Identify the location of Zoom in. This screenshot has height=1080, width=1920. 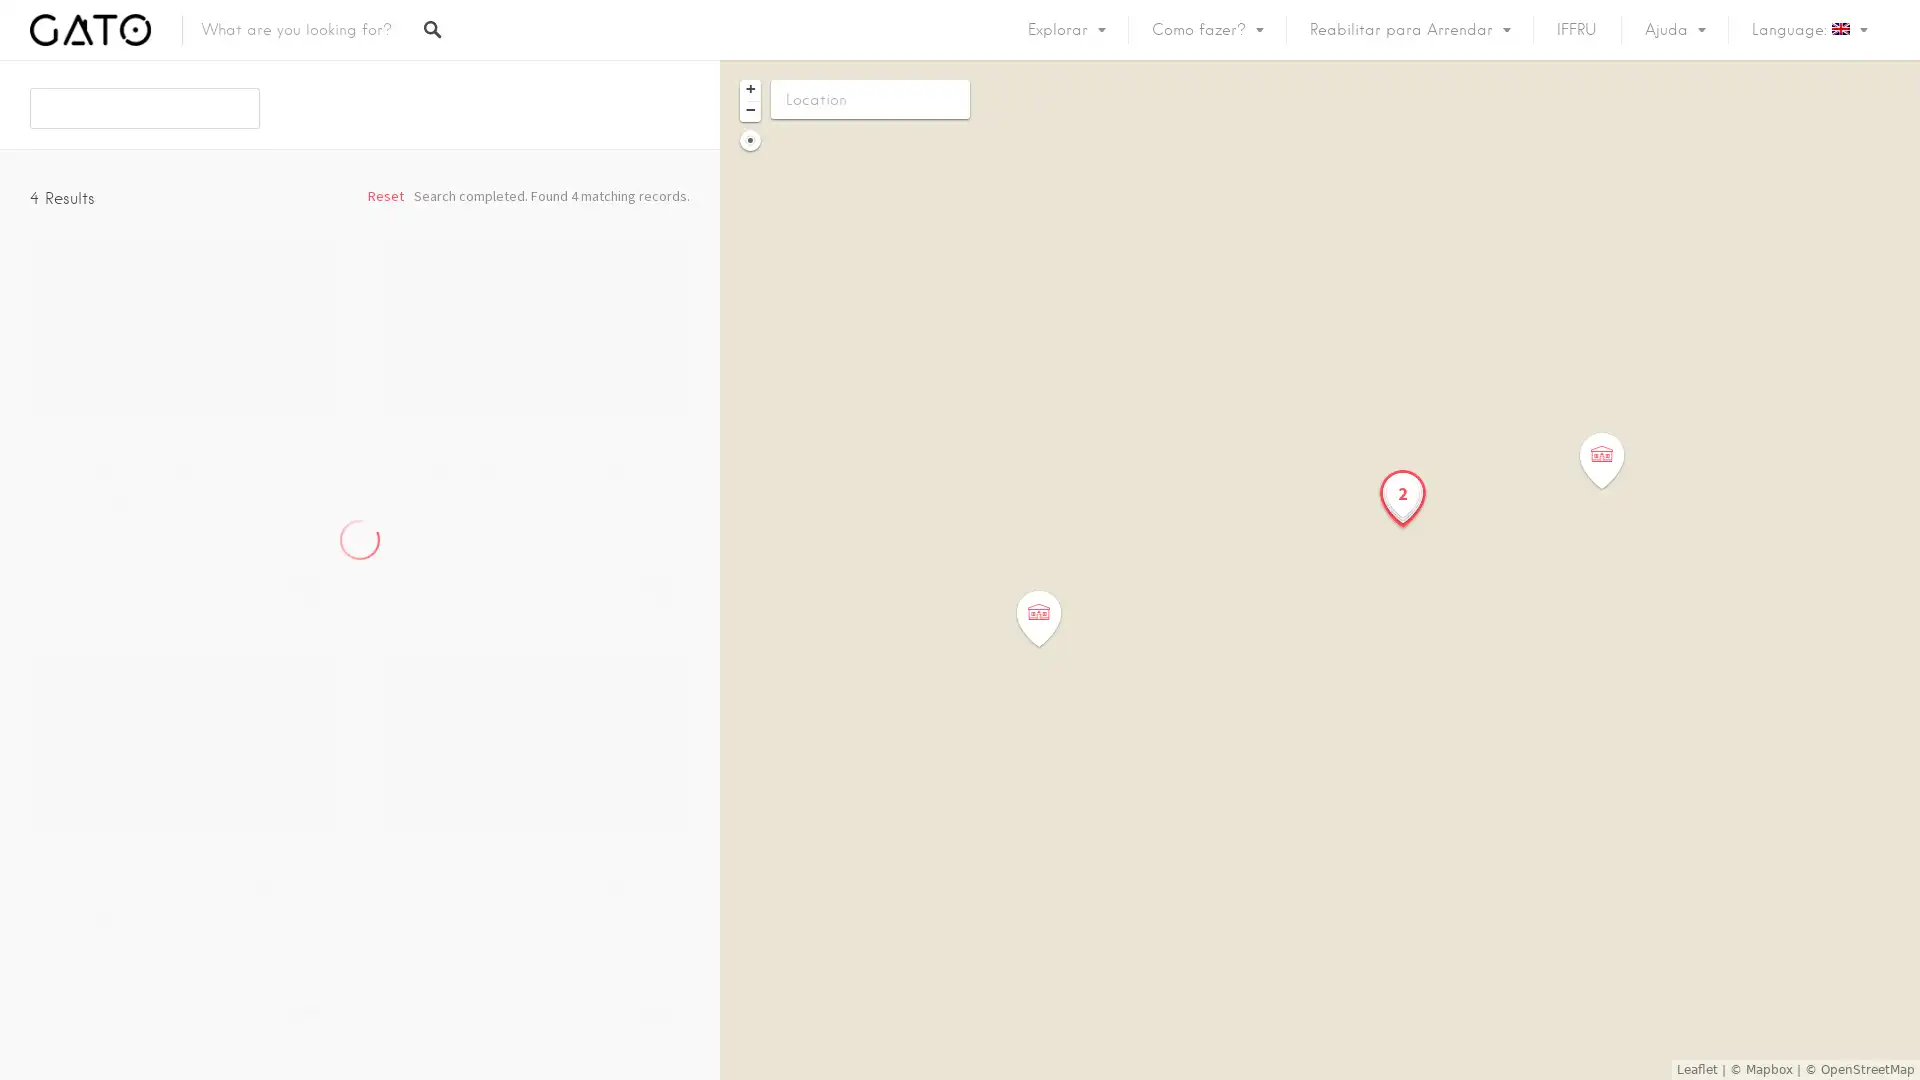
(749, 90).